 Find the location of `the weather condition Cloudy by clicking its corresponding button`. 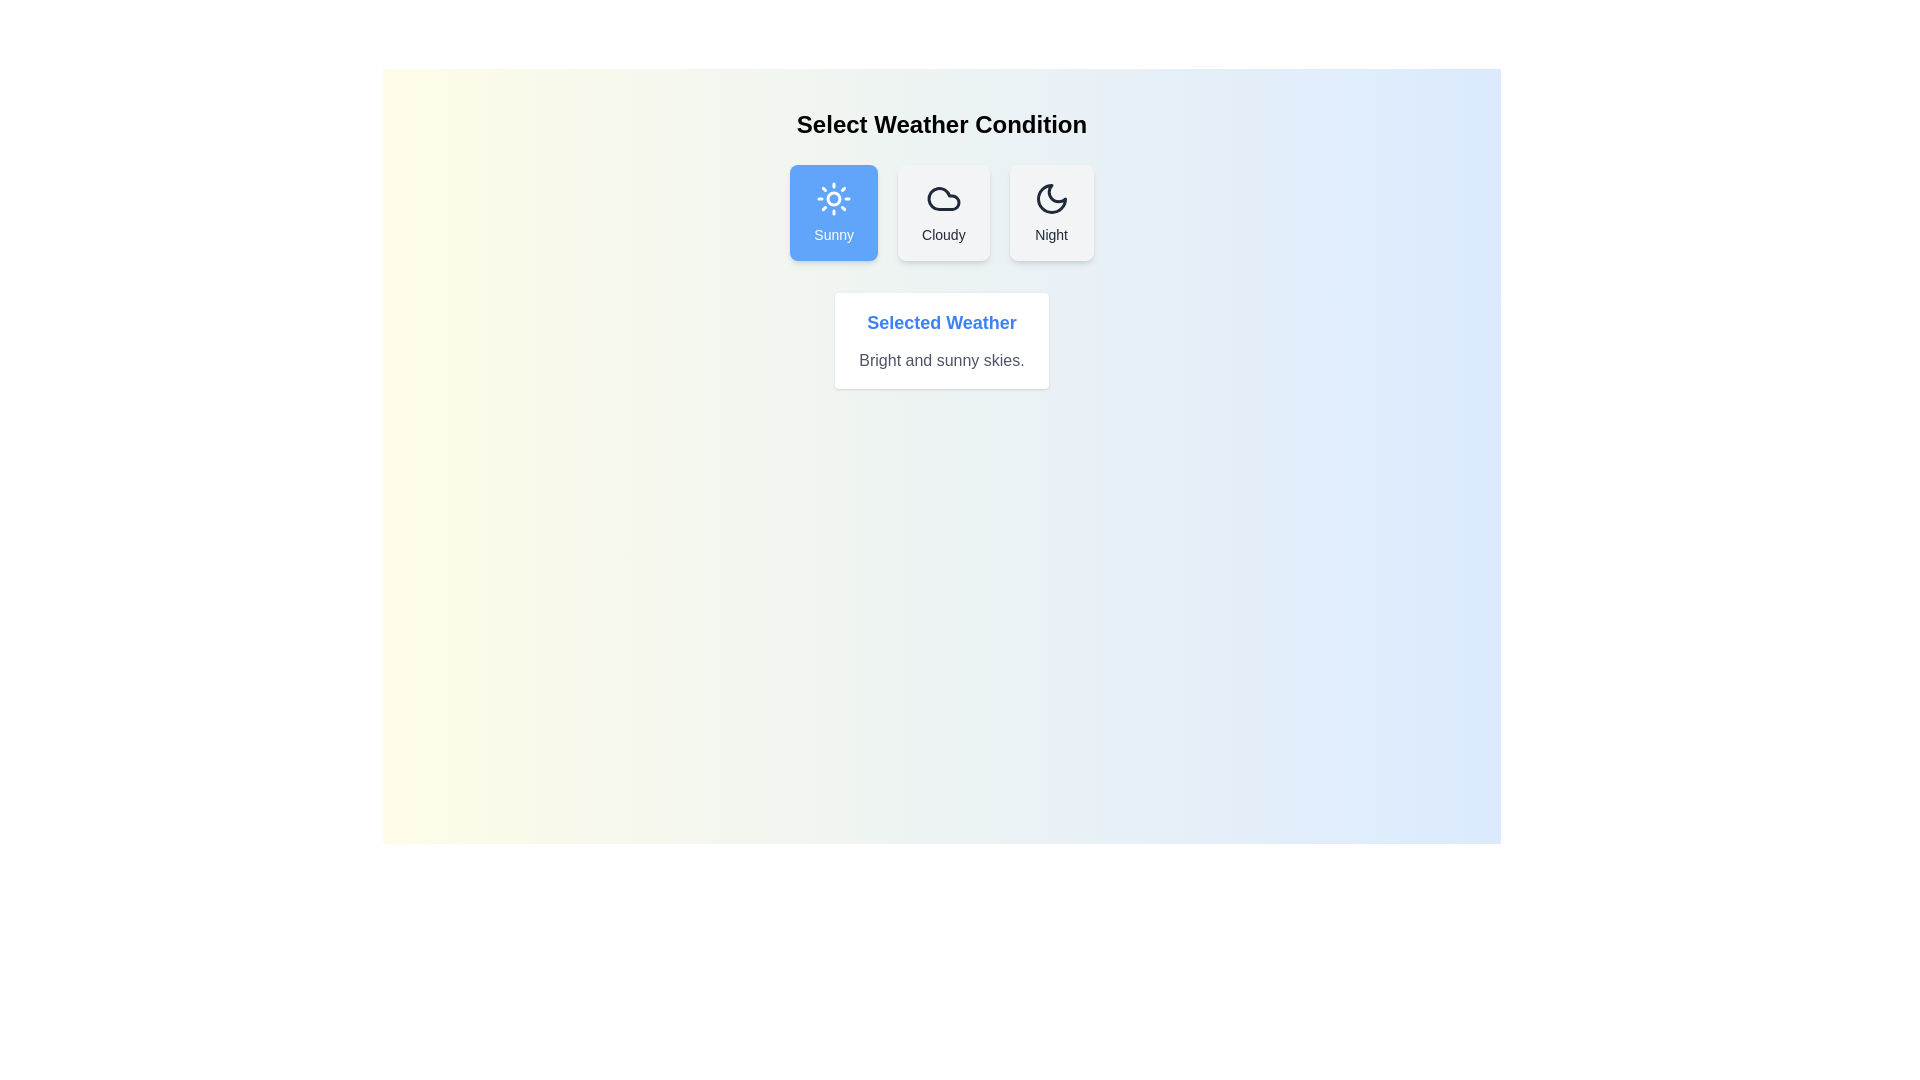

the weather condition Cloudy by clicking its corresponding button is located at coordinates (942, 212).